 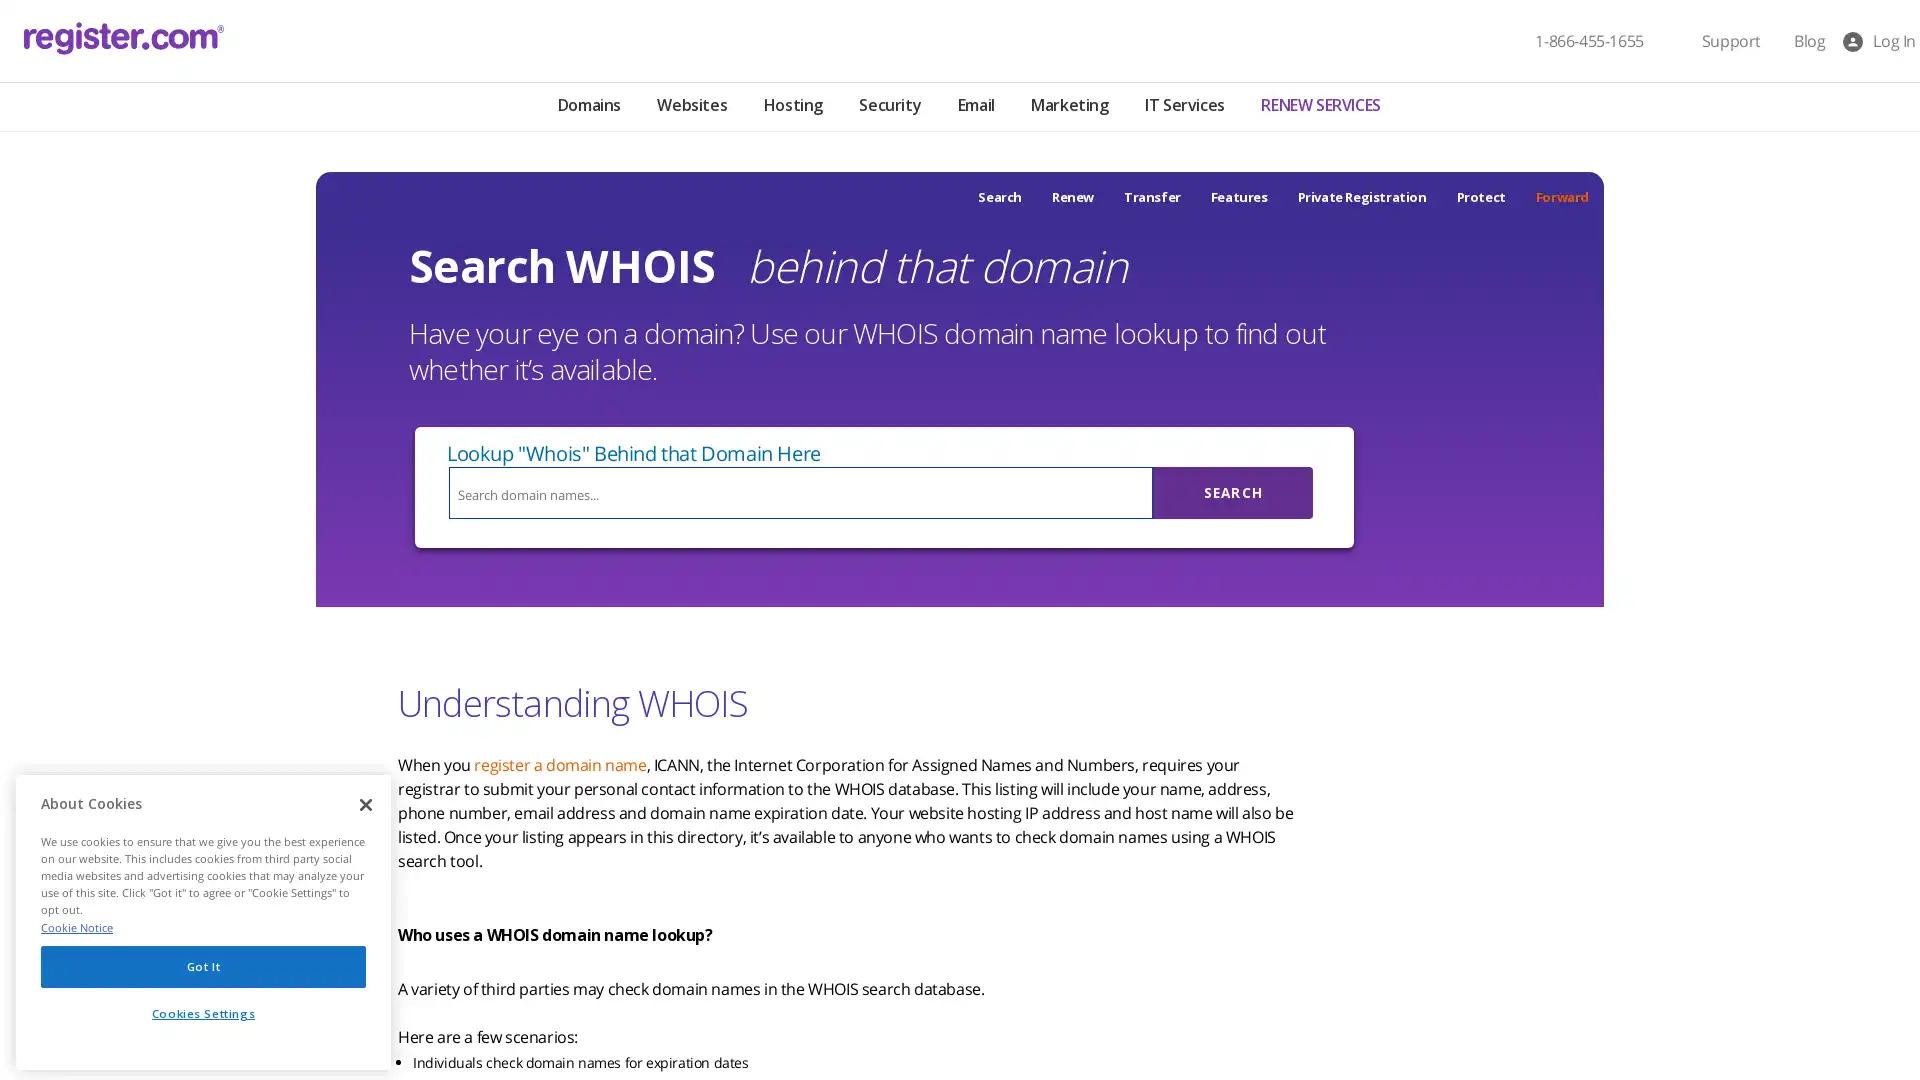 I want to click on Hosting, so click(x=791, y=107).